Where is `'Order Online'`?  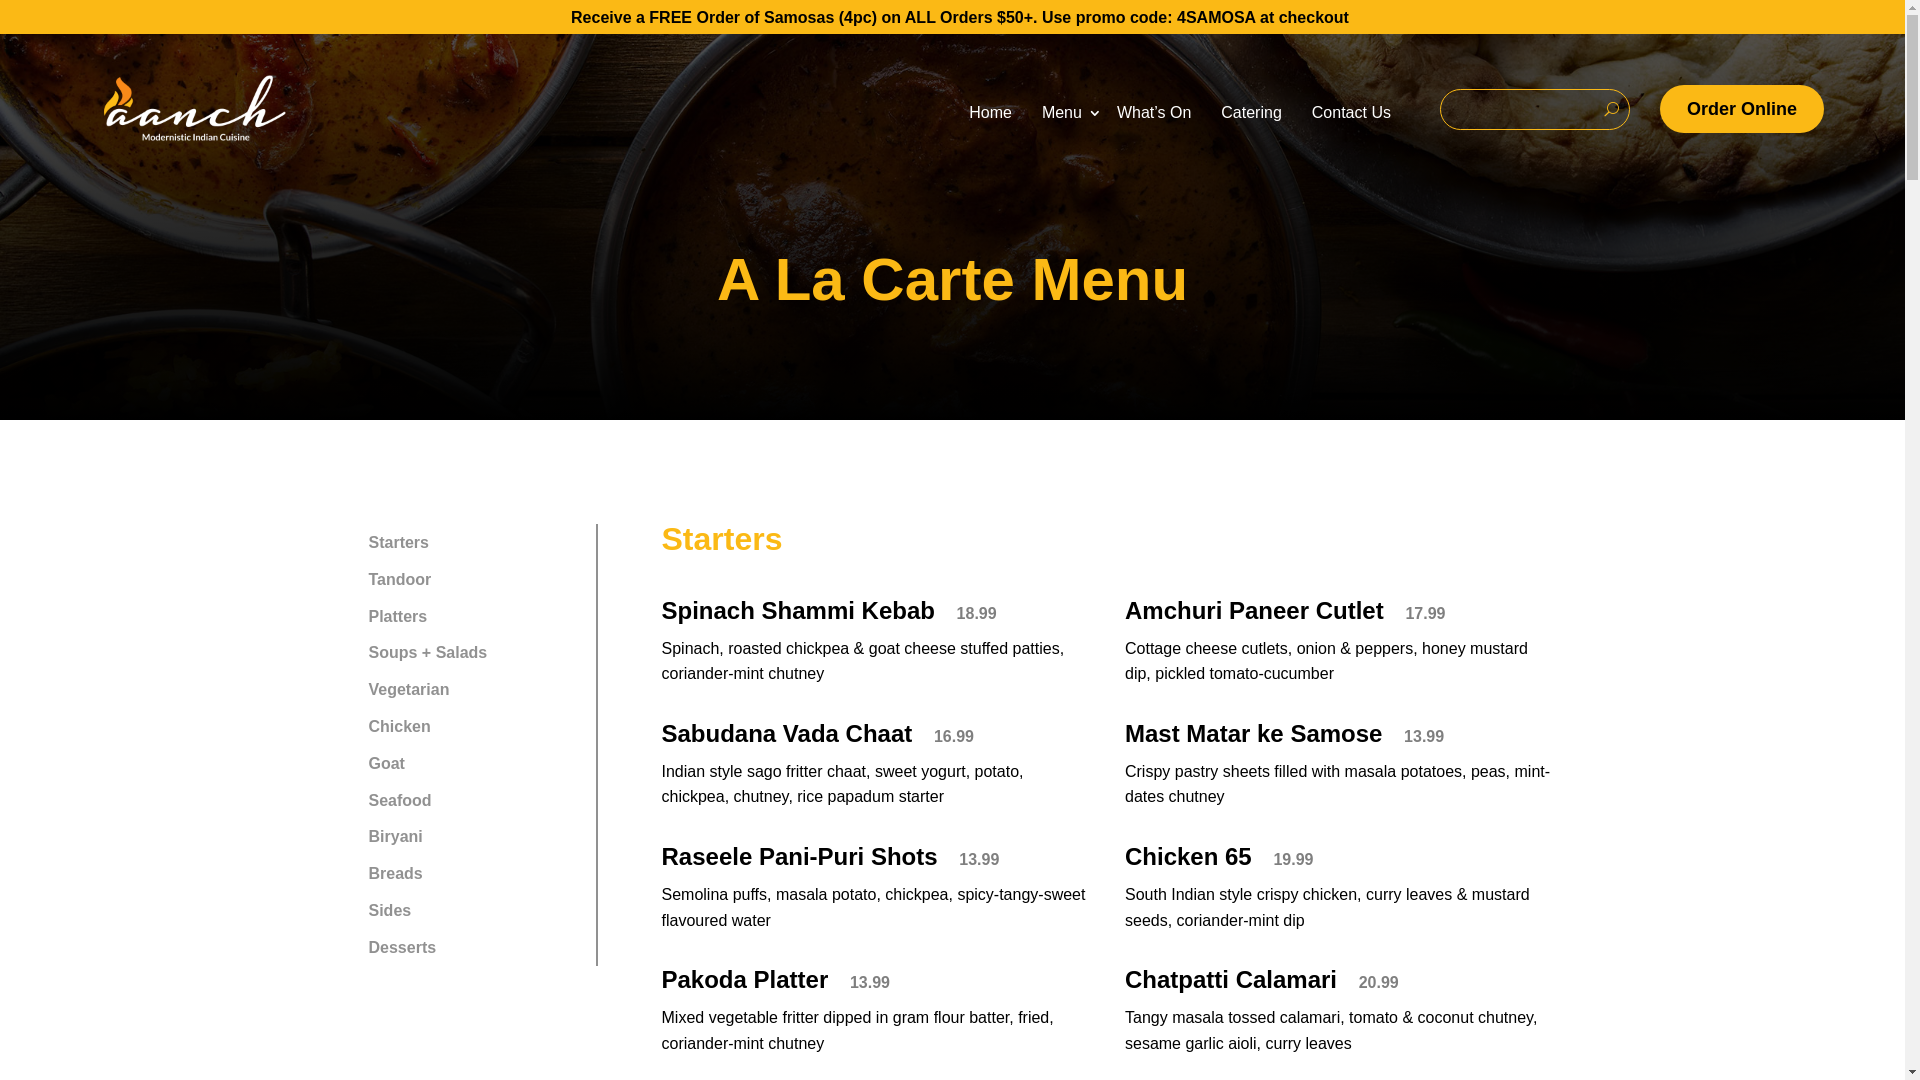
'Order Online' is located at coordinates (1741, 109).